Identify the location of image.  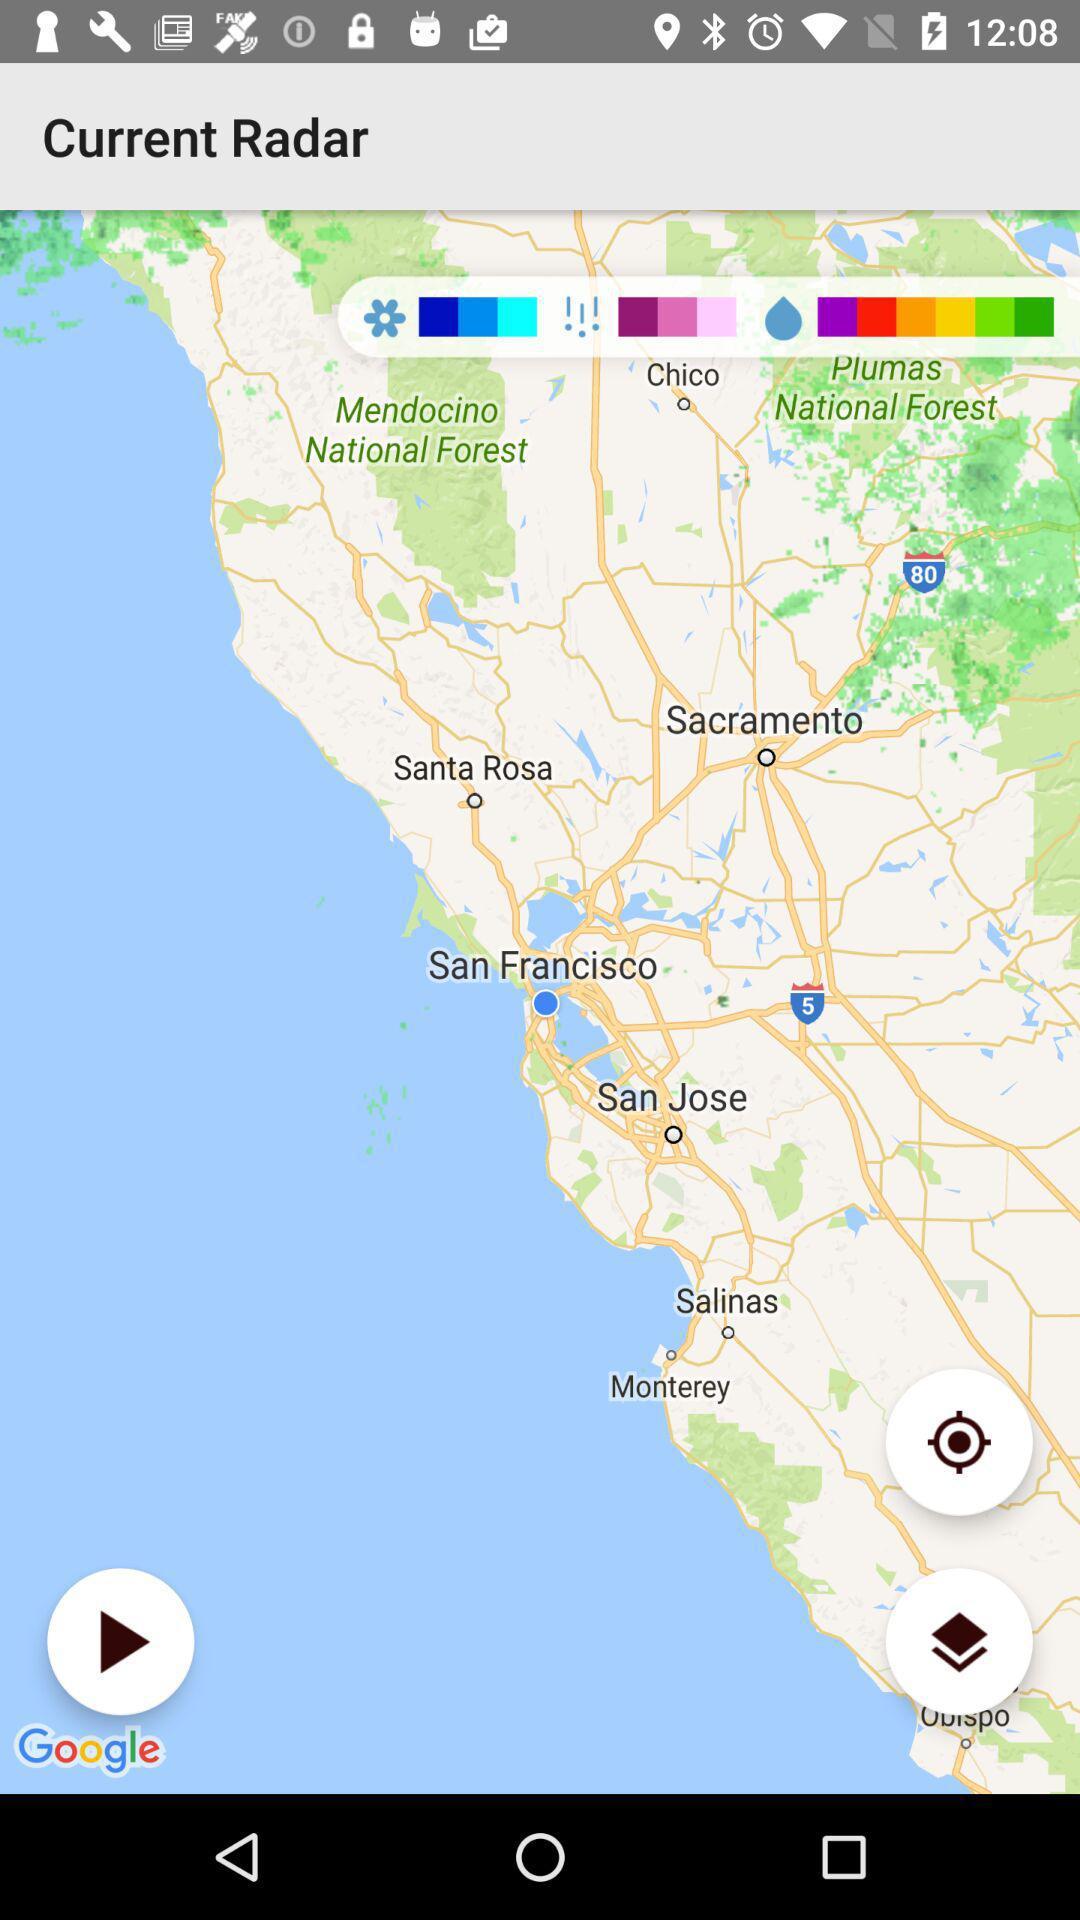
(120, 1641).